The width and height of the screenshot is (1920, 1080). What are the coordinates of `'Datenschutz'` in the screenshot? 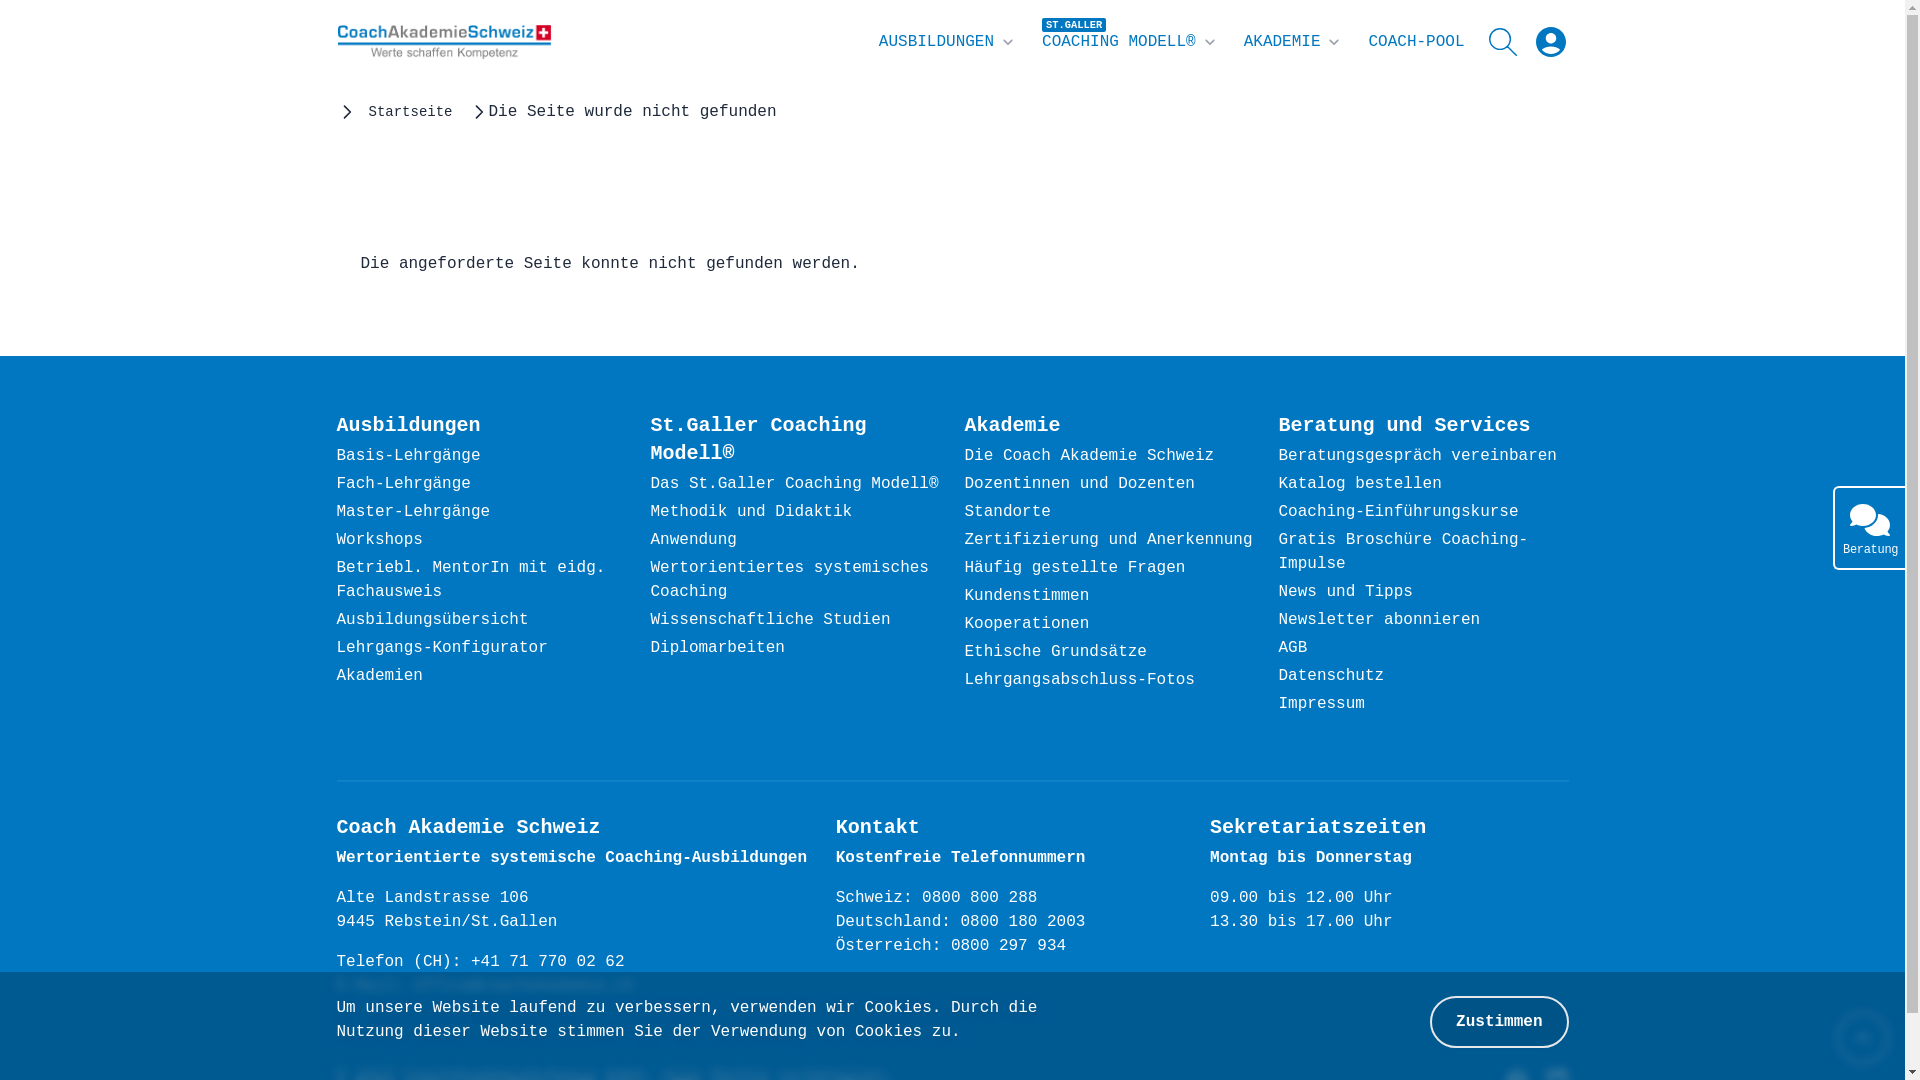 It's located at (1330, 676).